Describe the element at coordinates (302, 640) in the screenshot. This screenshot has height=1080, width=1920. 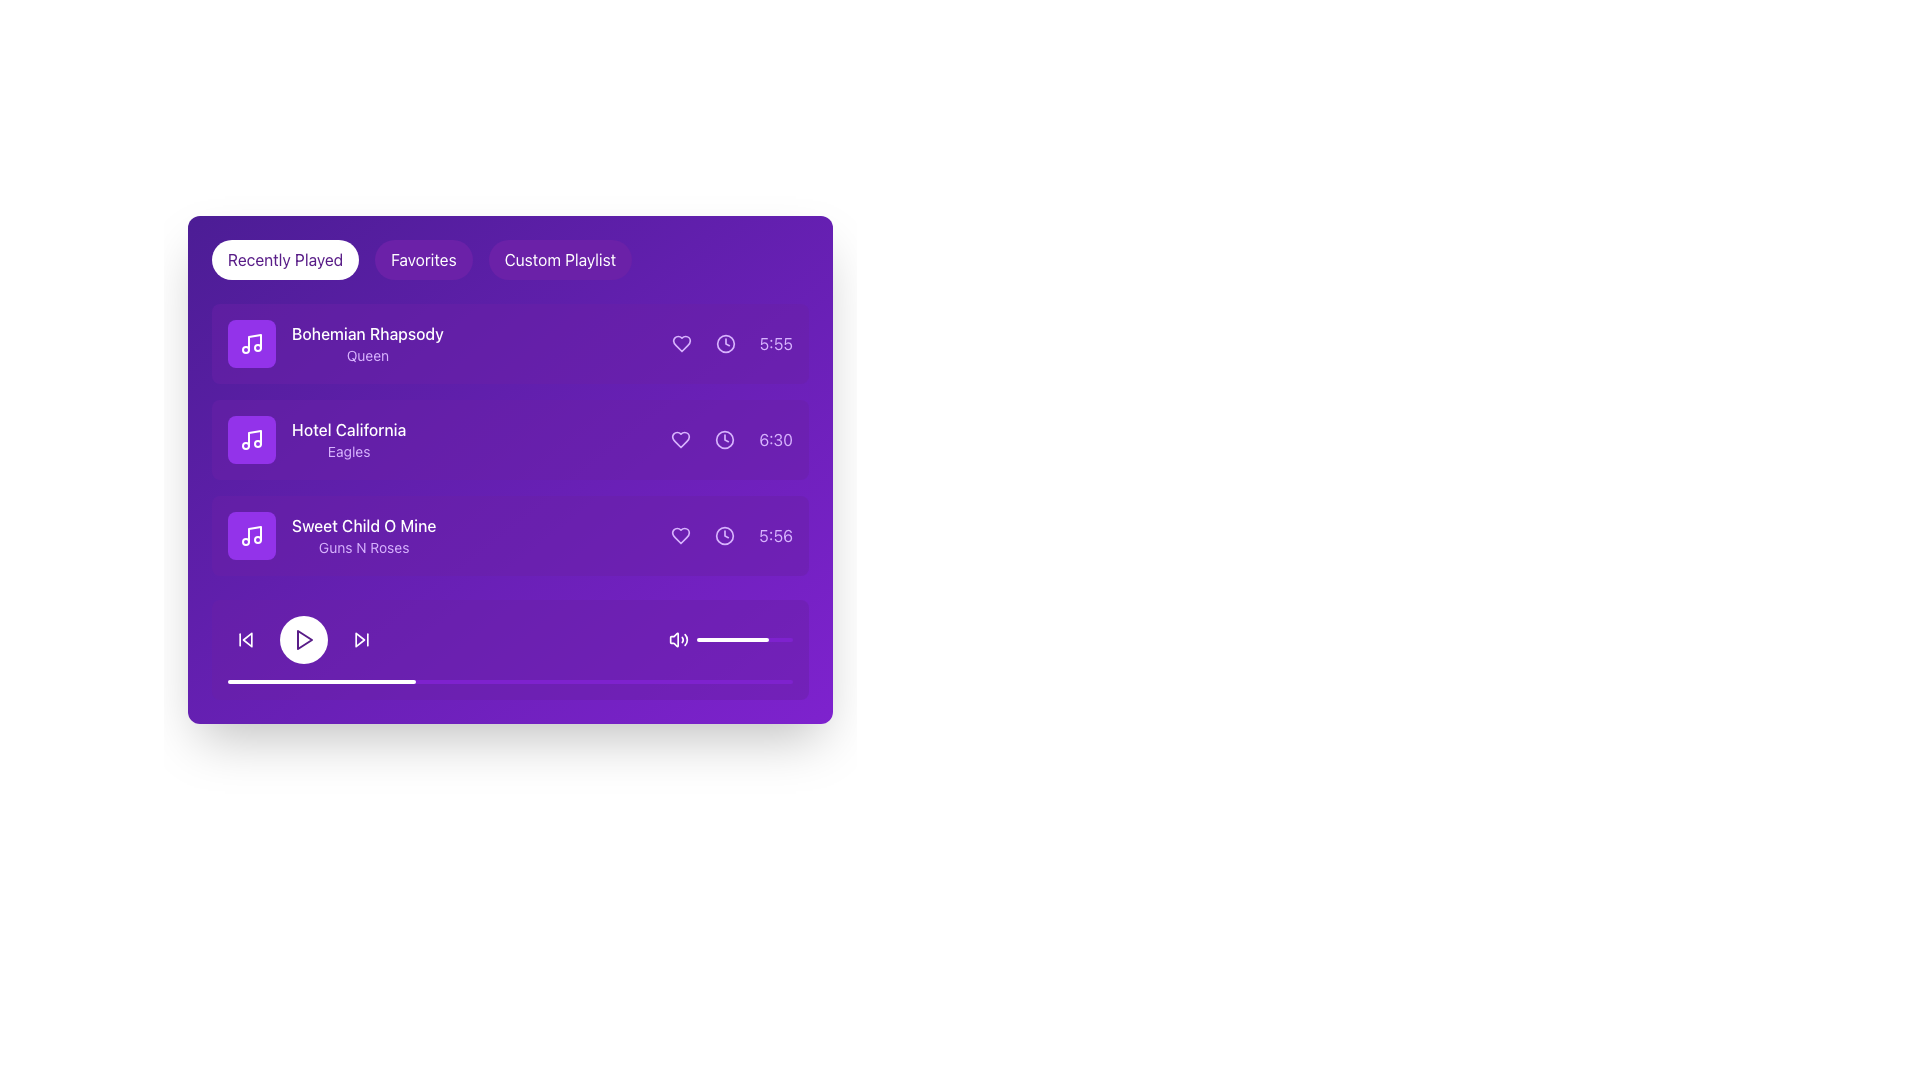
I see `the 'Play' button in the music player interface` at that location.